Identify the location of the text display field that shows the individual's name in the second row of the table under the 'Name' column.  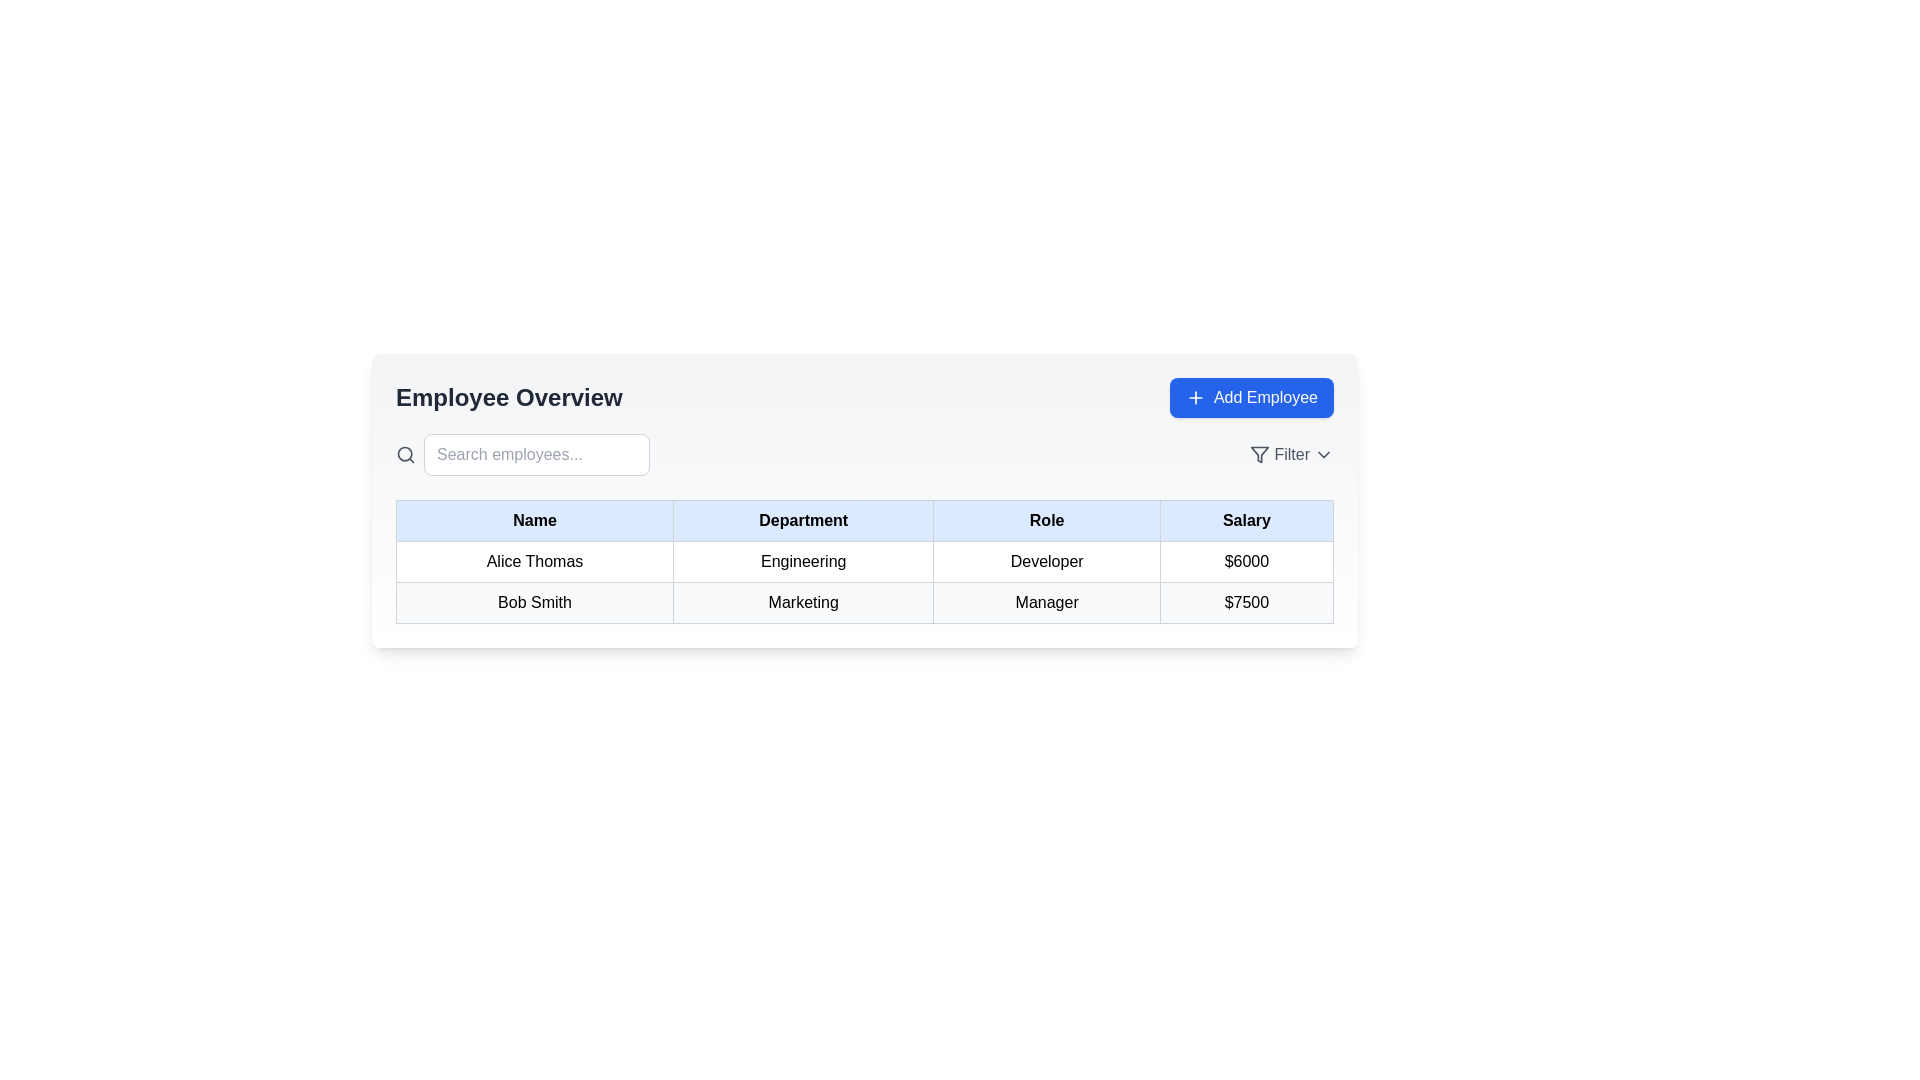
(534, 601).